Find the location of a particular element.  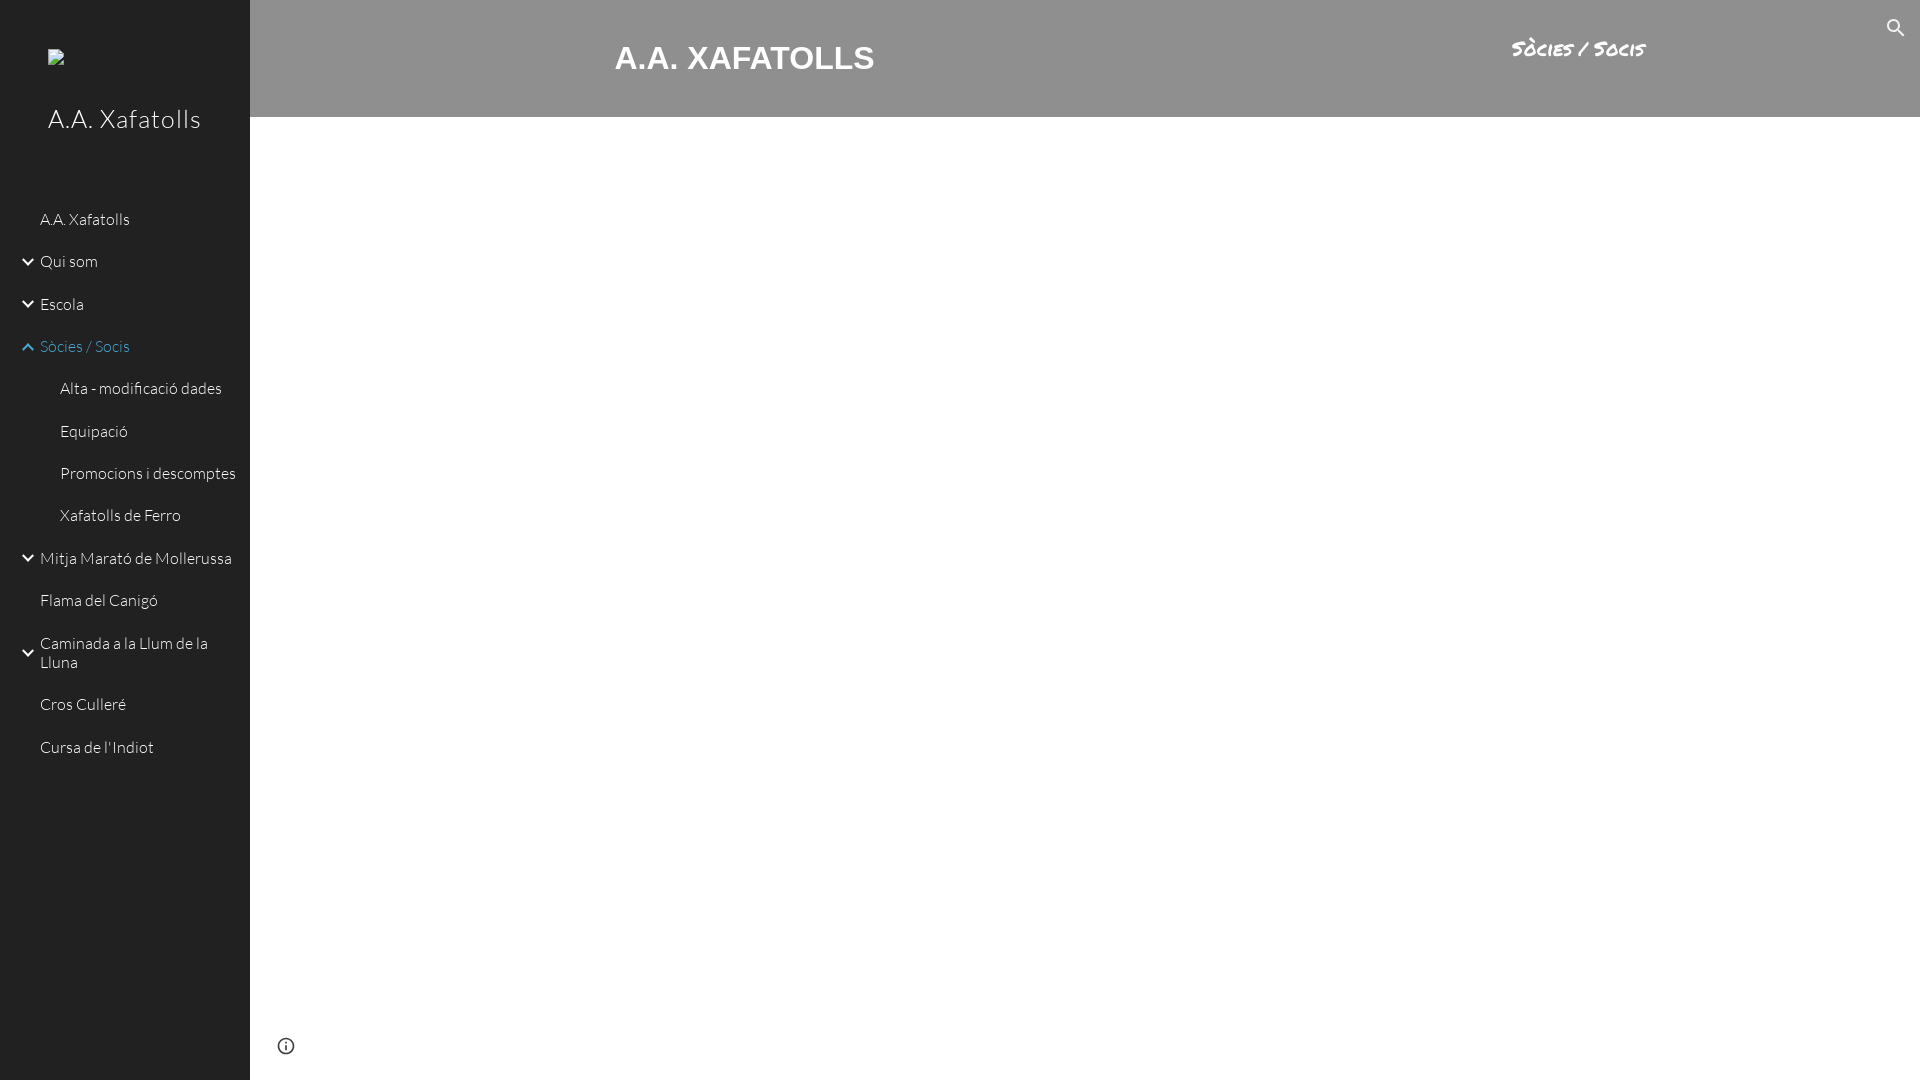

'Escola' is located at coordinates (136, 304).